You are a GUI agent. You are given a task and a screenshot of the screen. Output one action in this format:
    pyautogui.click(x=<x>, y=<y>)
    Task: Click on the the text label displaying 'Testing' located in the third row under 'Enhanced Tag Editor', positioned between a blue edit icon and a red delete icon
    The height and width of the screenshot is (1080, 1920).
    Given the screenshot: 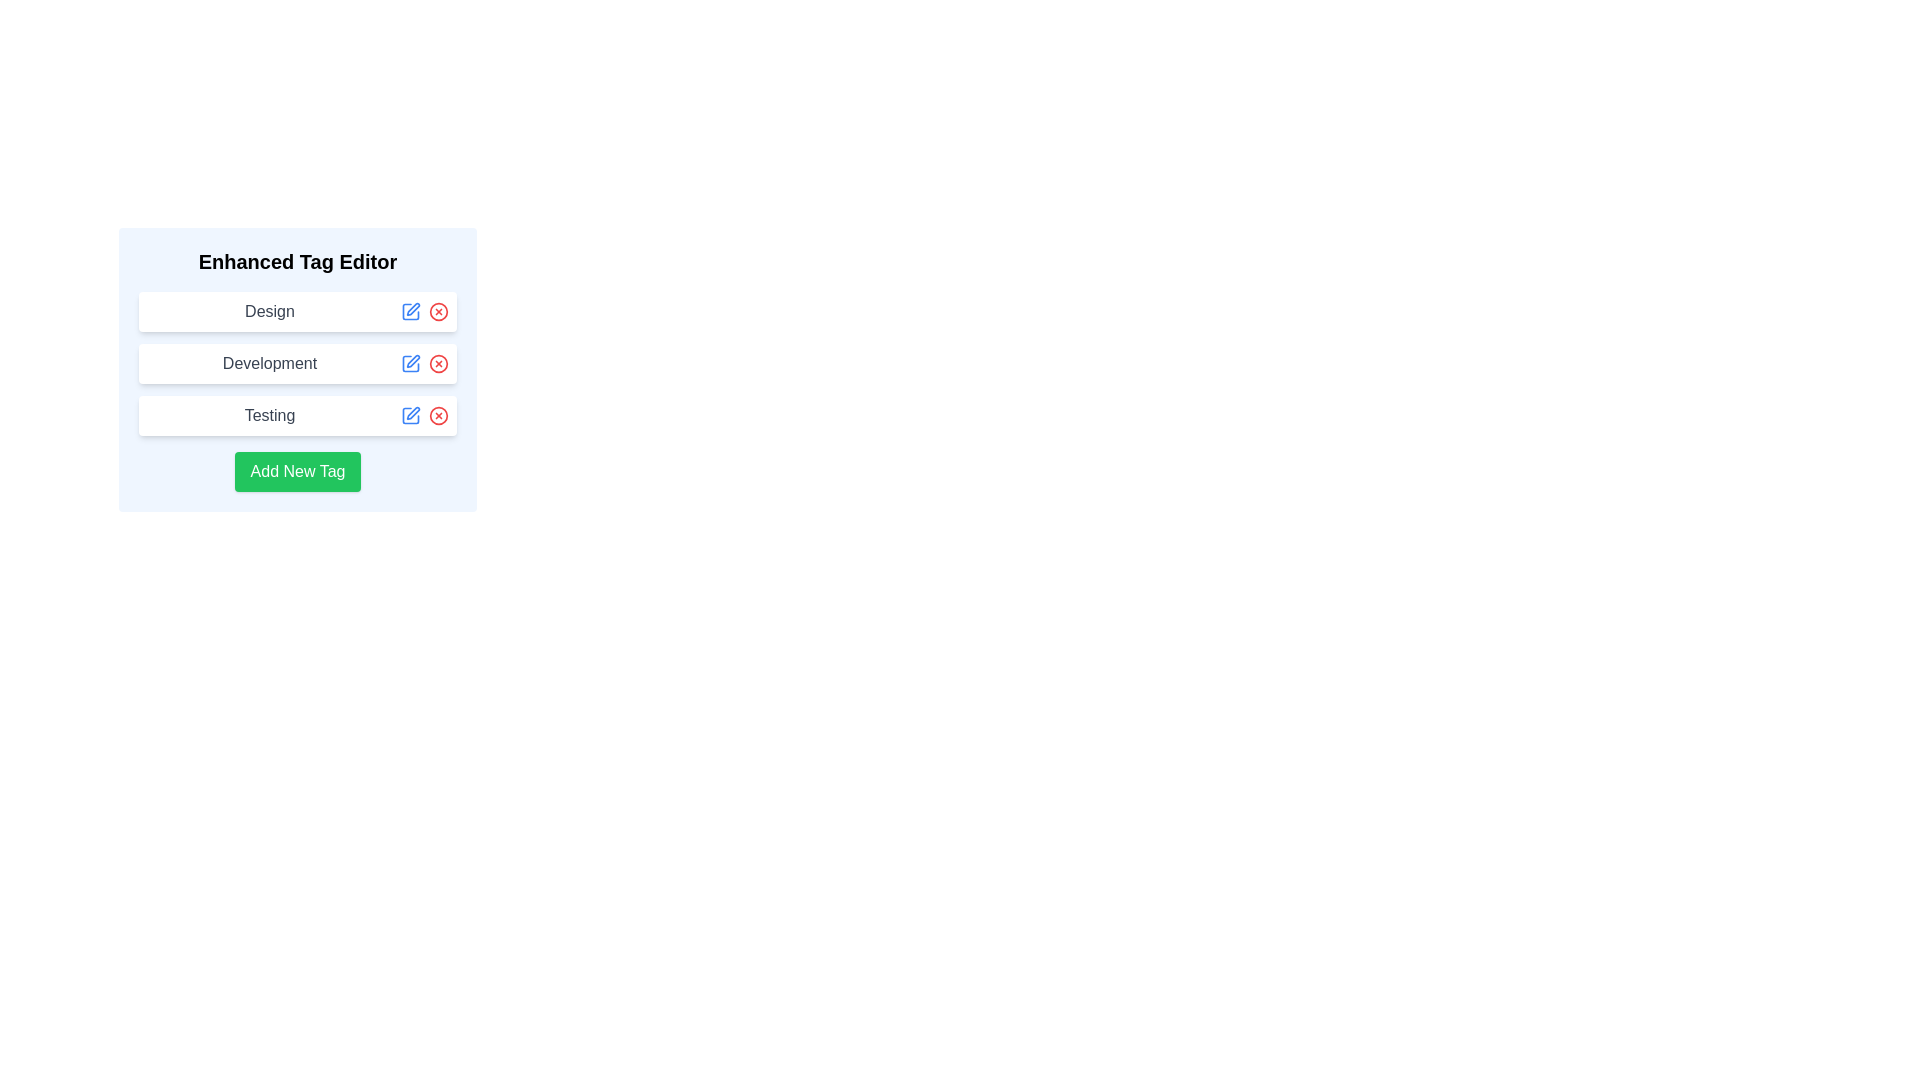 What is the action you would take?
    pyautogui.click(x=268, y=415)
    